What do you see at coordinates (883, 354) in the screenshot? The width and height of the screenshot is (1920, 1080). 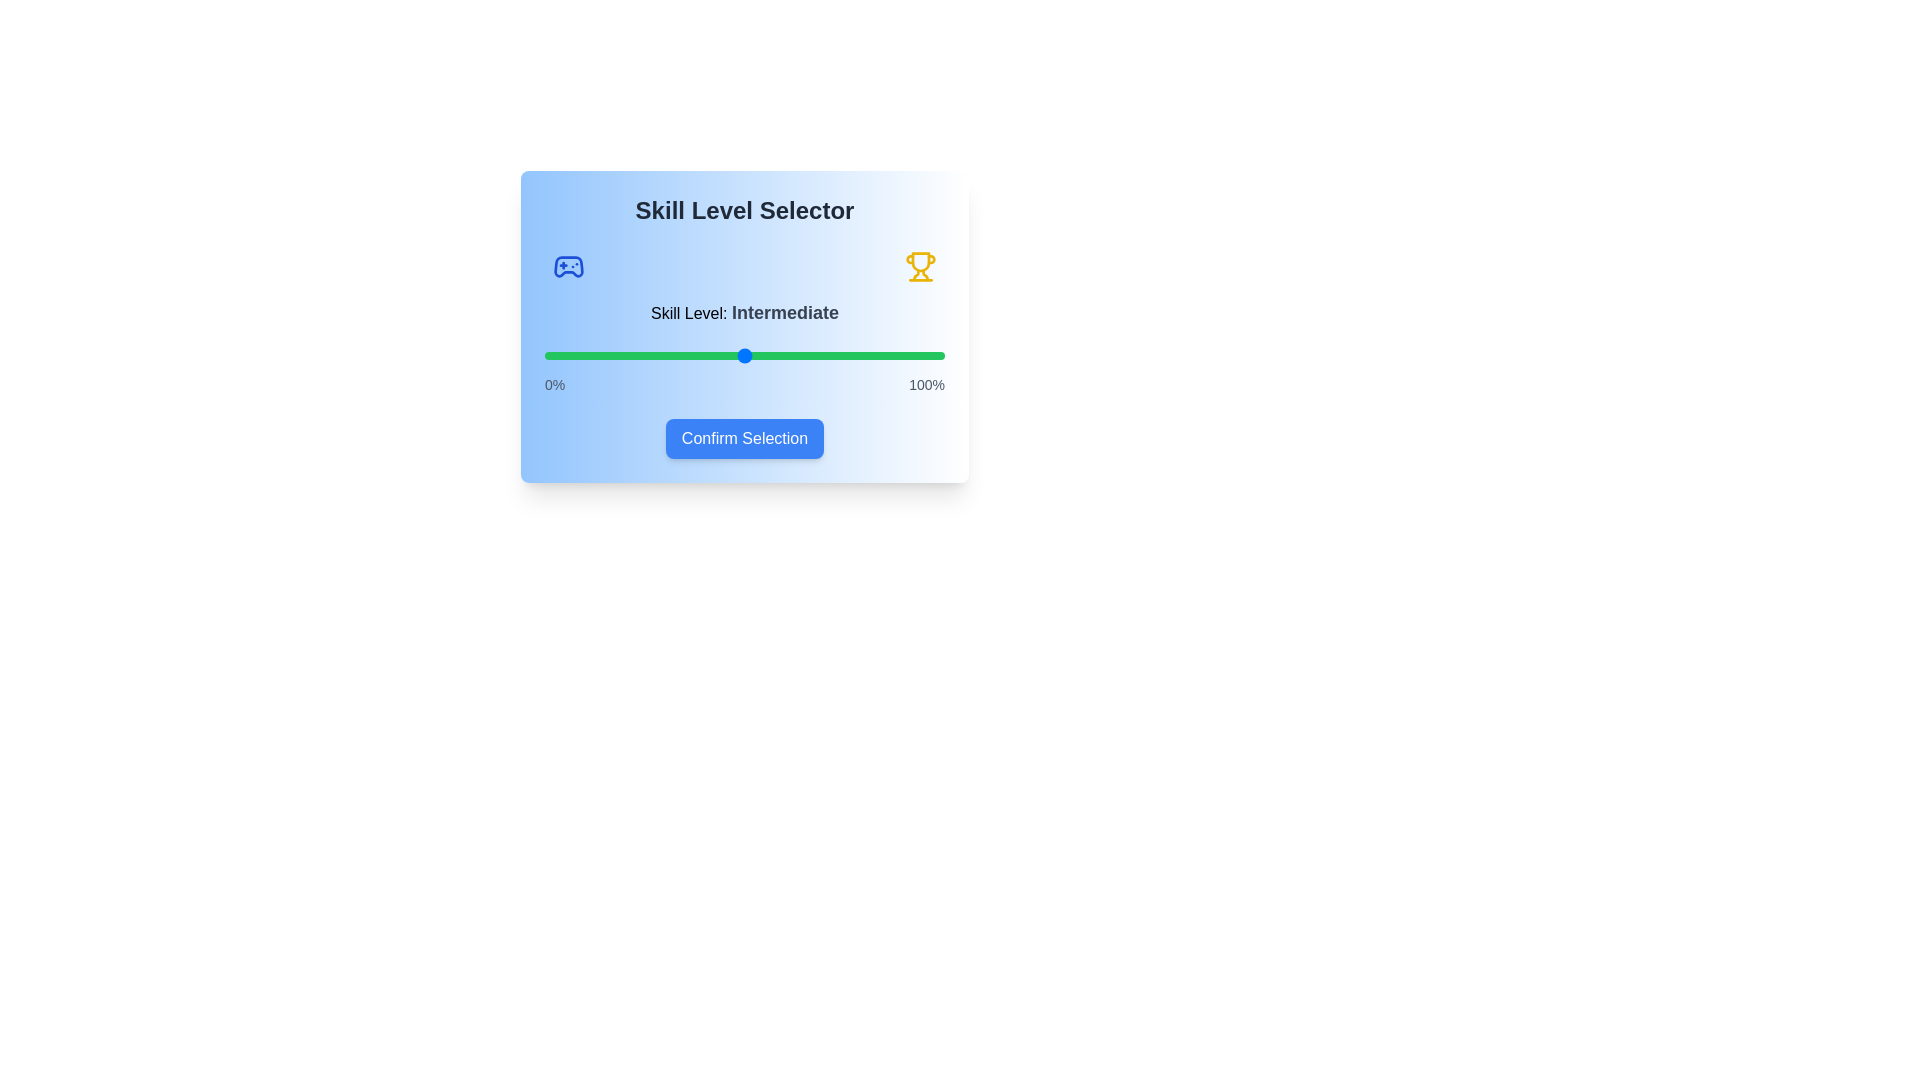 I see `the skill level slider to 85%, where 85 is a value between 0 and 100` at bounding box center [883, 354].